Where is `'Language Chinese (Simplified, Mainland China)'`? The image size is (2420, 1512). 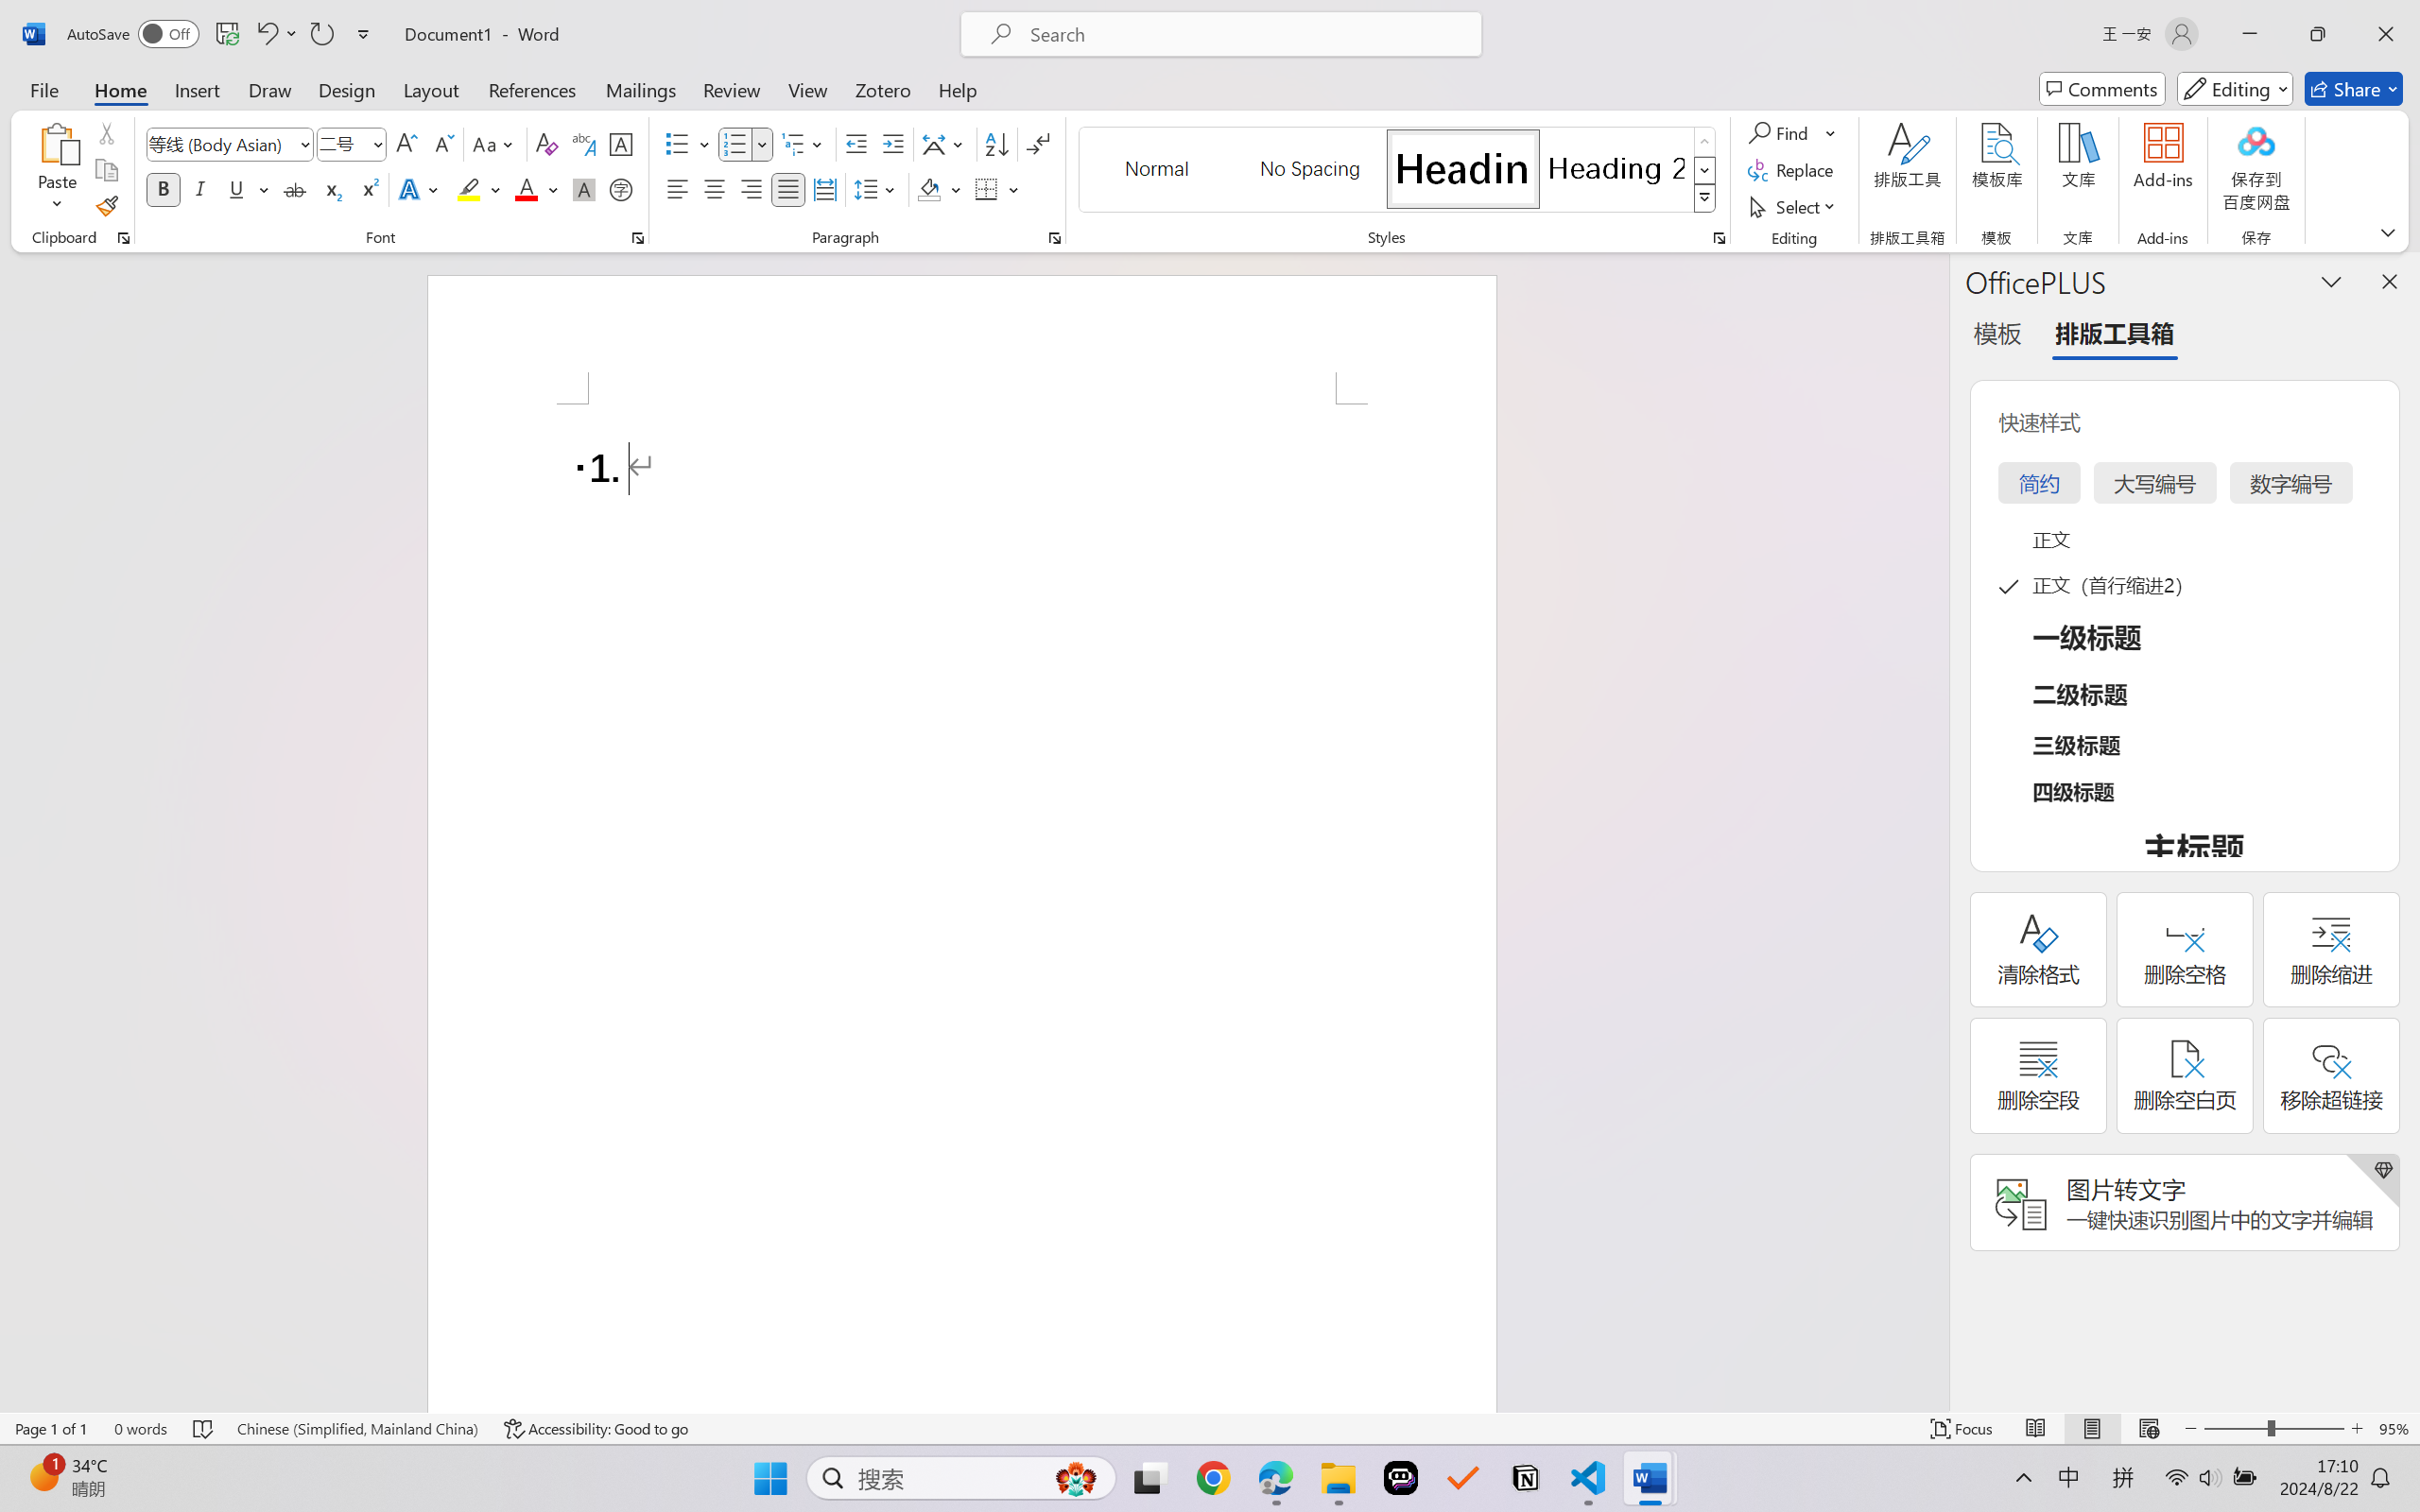
'Language Chinese (Simplified, Mainland China)' is located at coordinates (356, 1428).